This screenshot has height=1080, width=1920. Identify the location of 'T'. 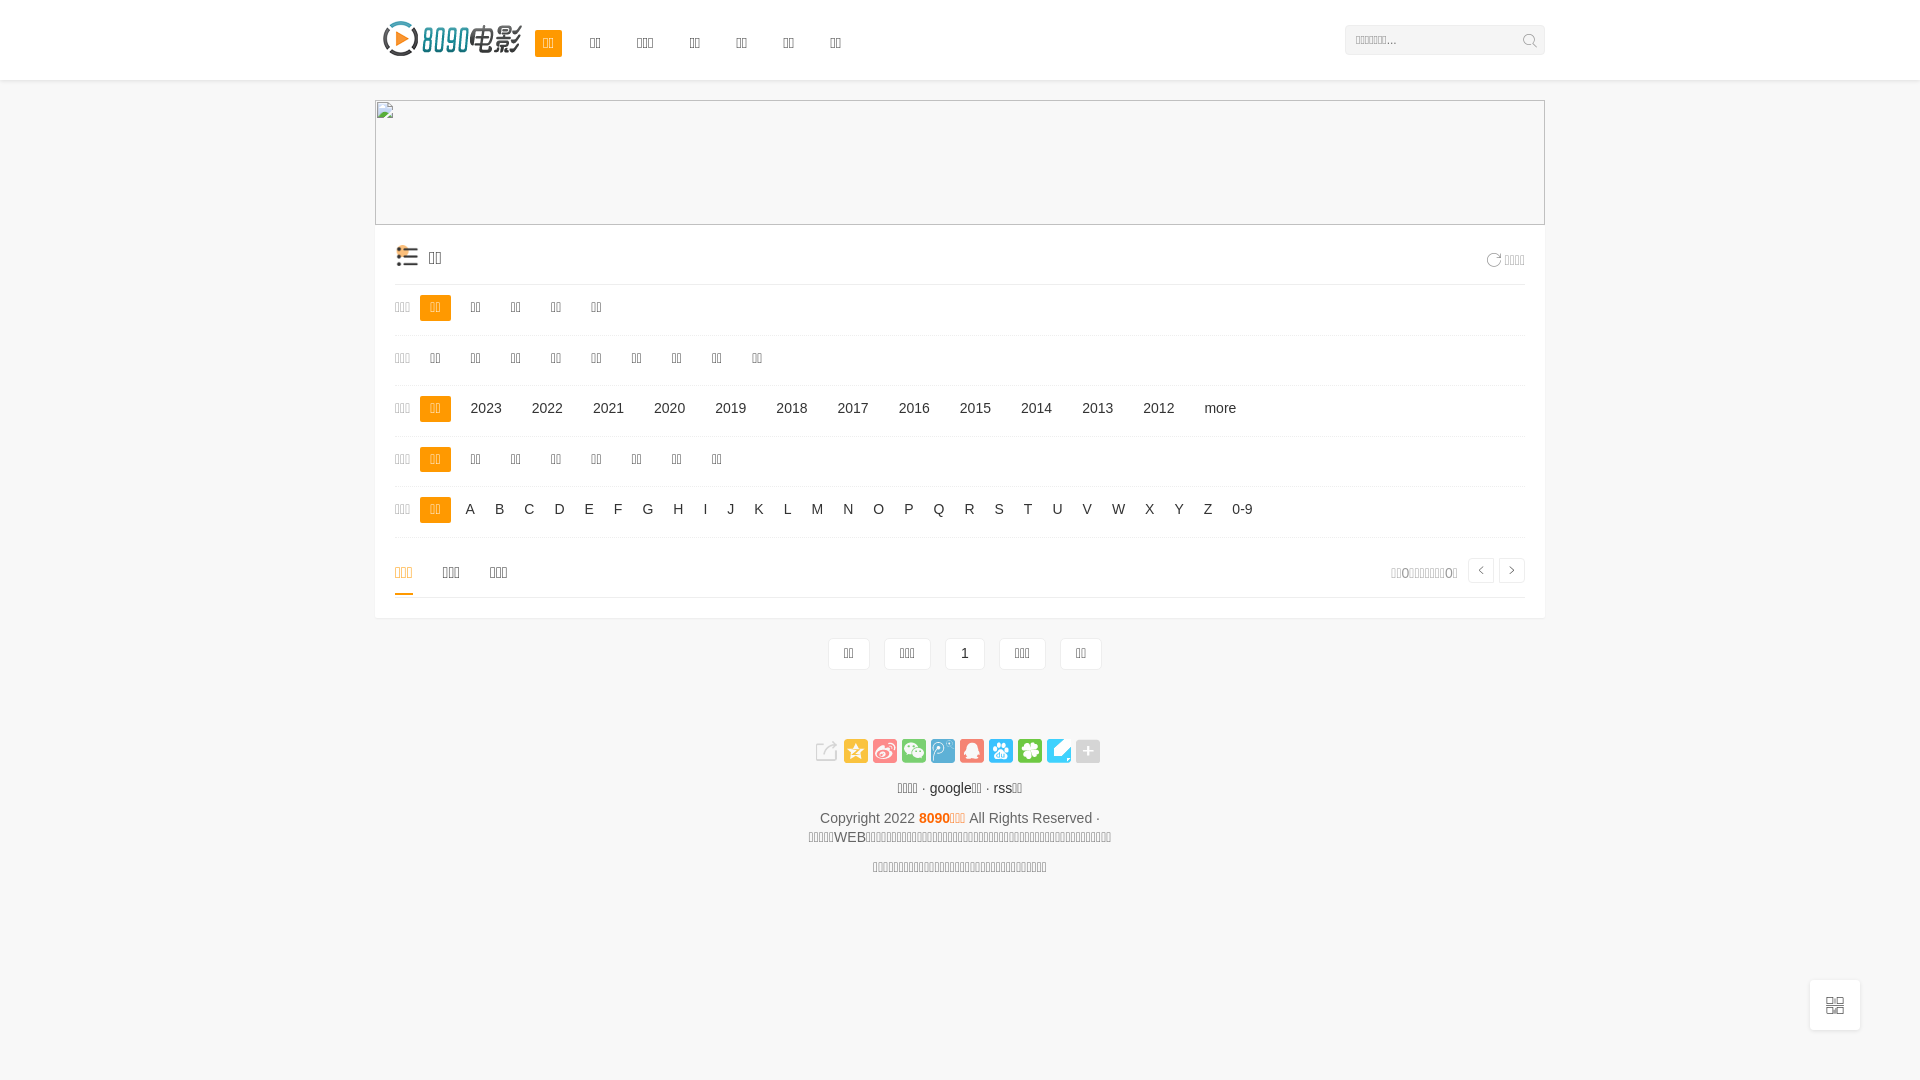
(1028, 508).